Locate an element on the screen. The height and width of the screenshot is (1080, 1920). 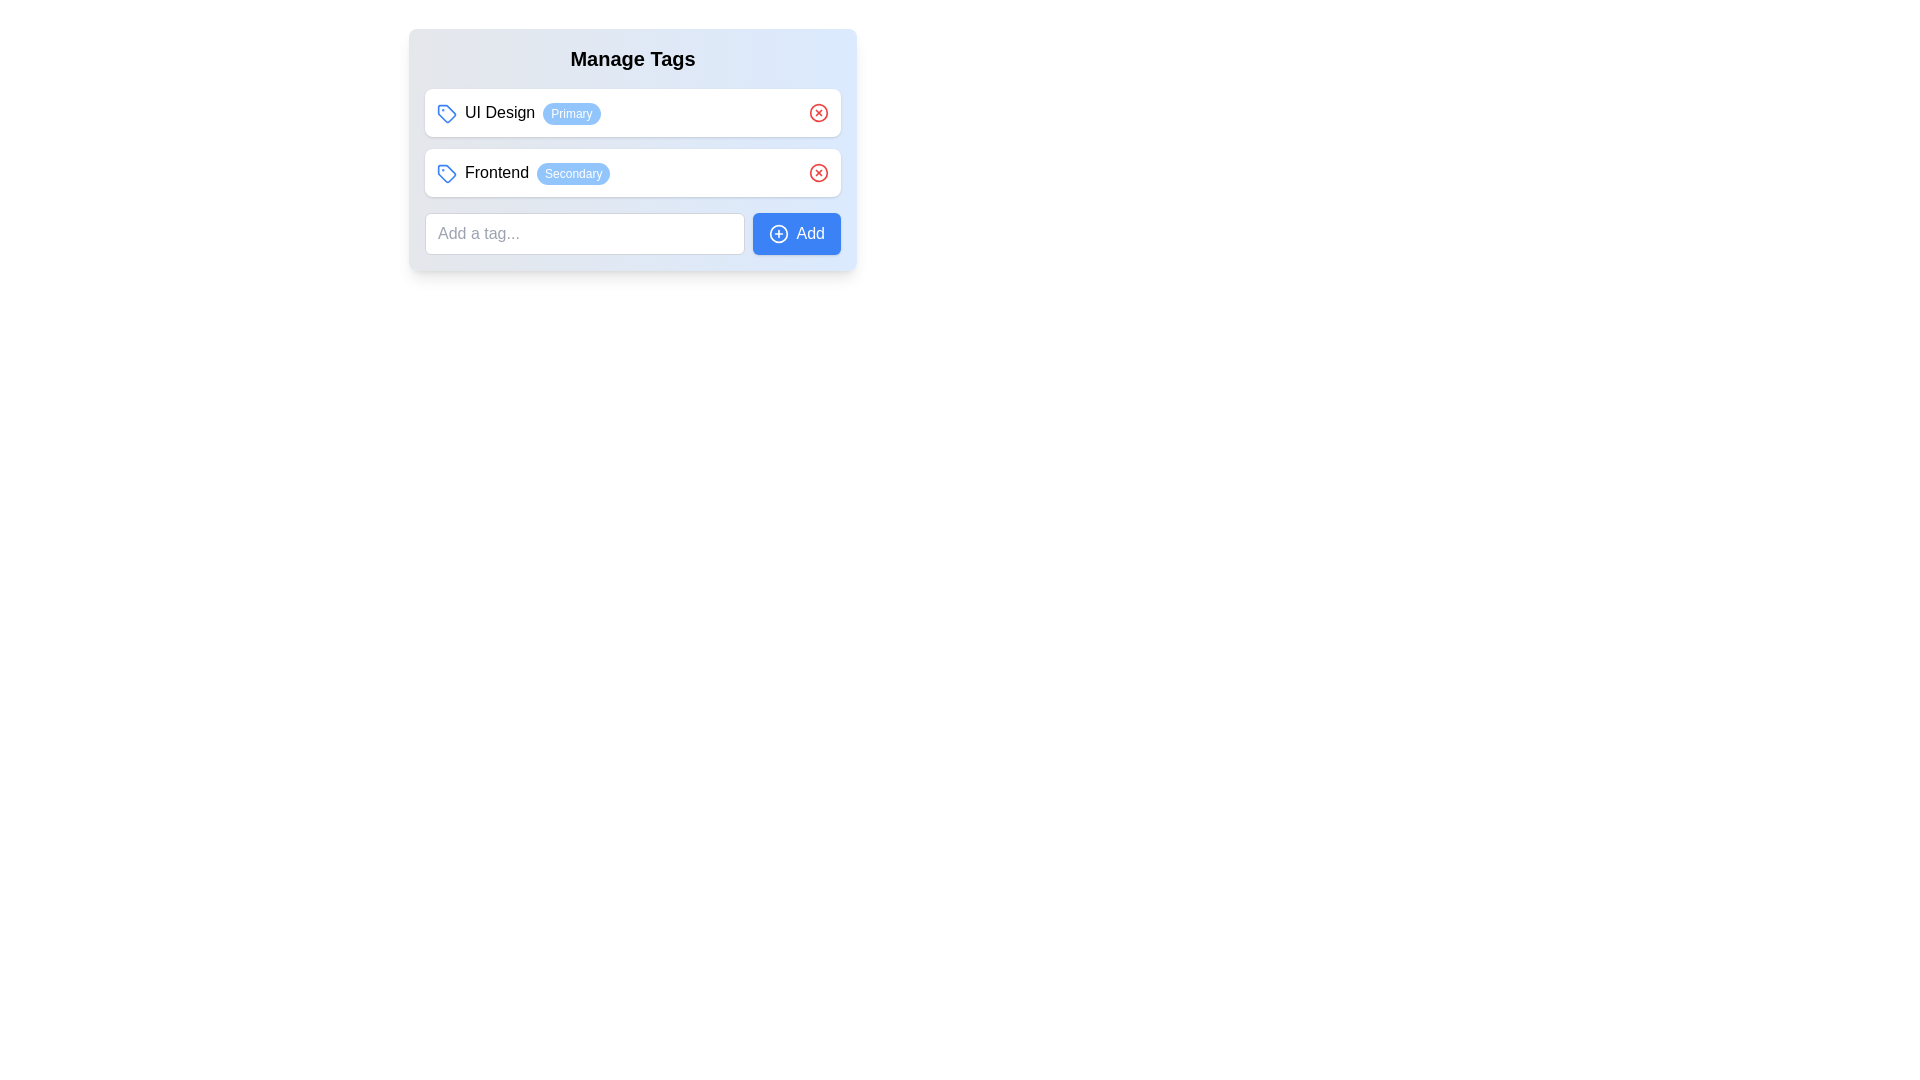
the small, rounded rectangular badge with a blue background and white text that says 'Secondary', positioned to the right of the 'Frontend' text in the second row under 'Manage Tags' is located at coordinates (572, 172).